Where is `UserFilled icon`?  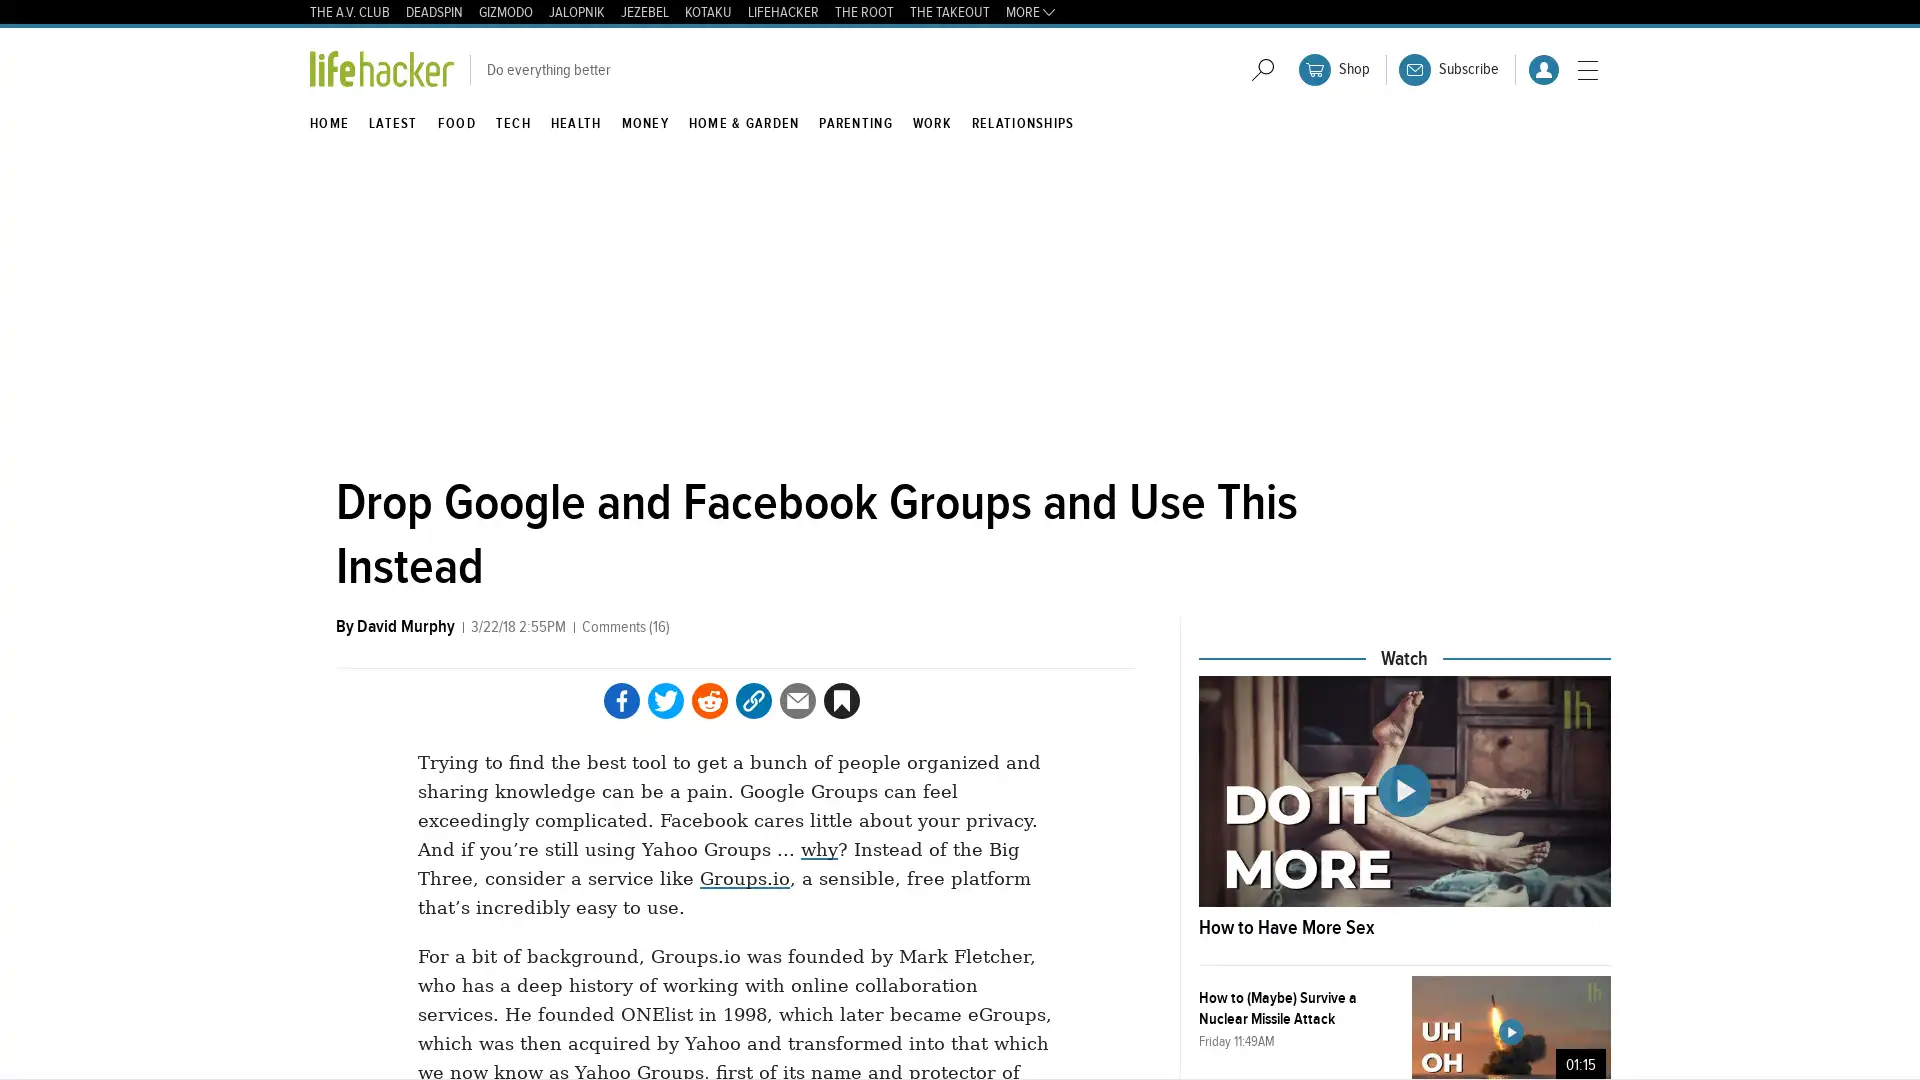
UserFilled icon is located at coordinates (1543, 68).